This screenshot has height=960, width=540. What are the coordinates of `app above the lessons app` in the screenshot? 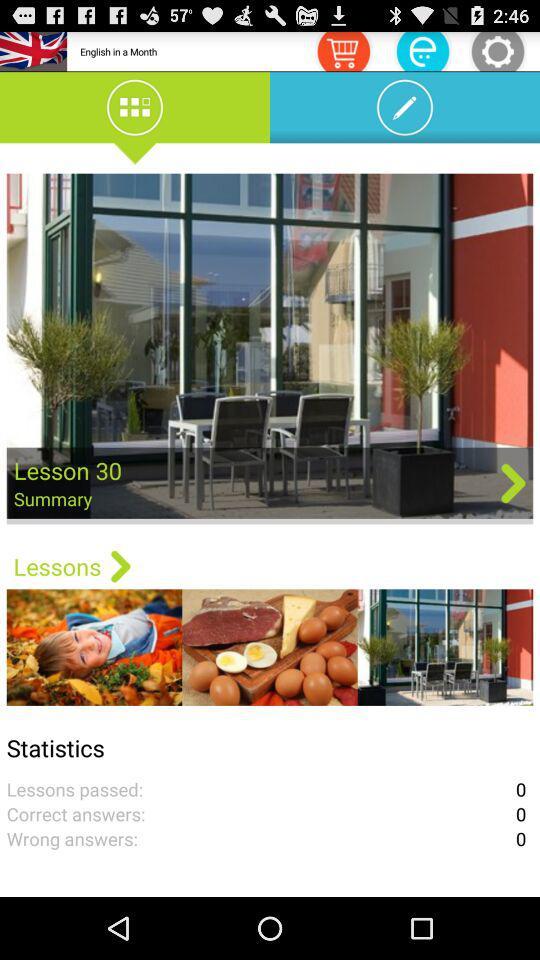 It's located at (270, 348).